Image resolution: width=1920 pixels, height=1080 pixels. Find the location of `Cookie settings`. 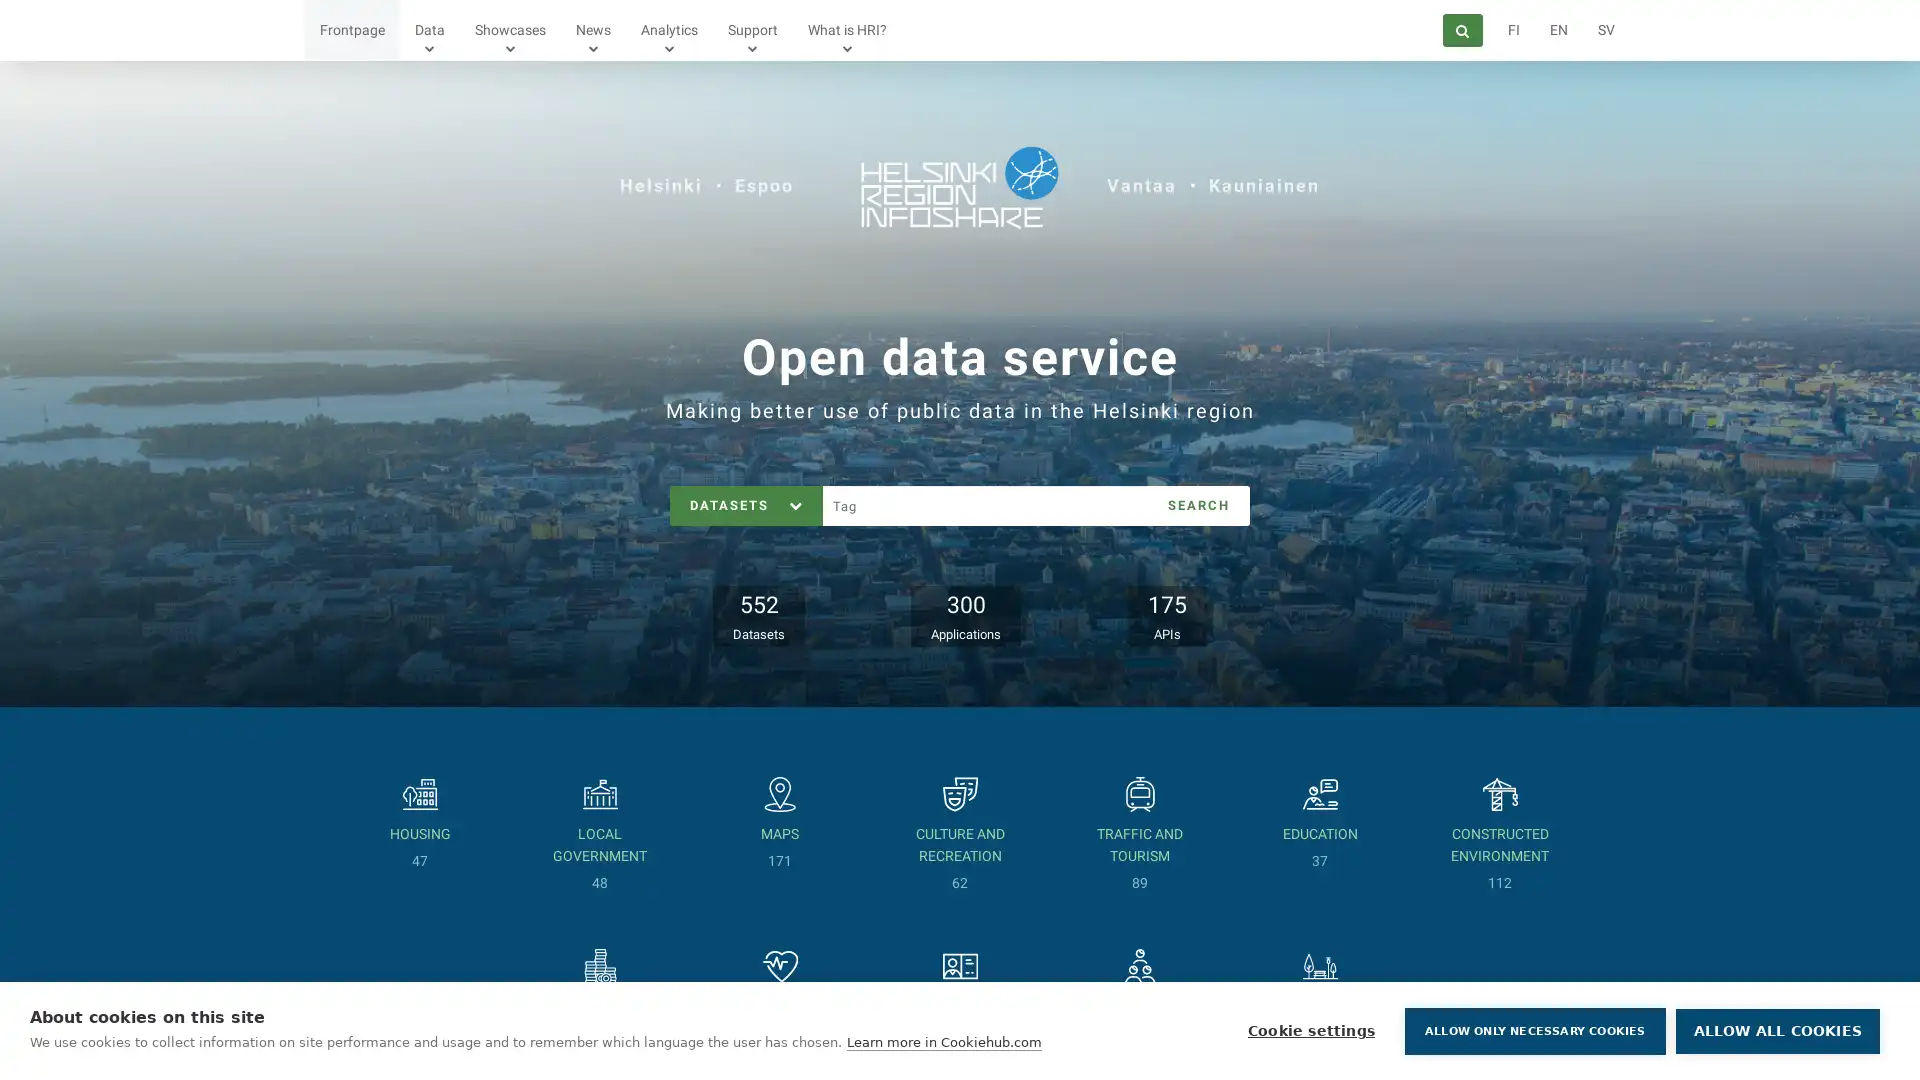

Cookie settings is located at coordinates (1310, 1030).